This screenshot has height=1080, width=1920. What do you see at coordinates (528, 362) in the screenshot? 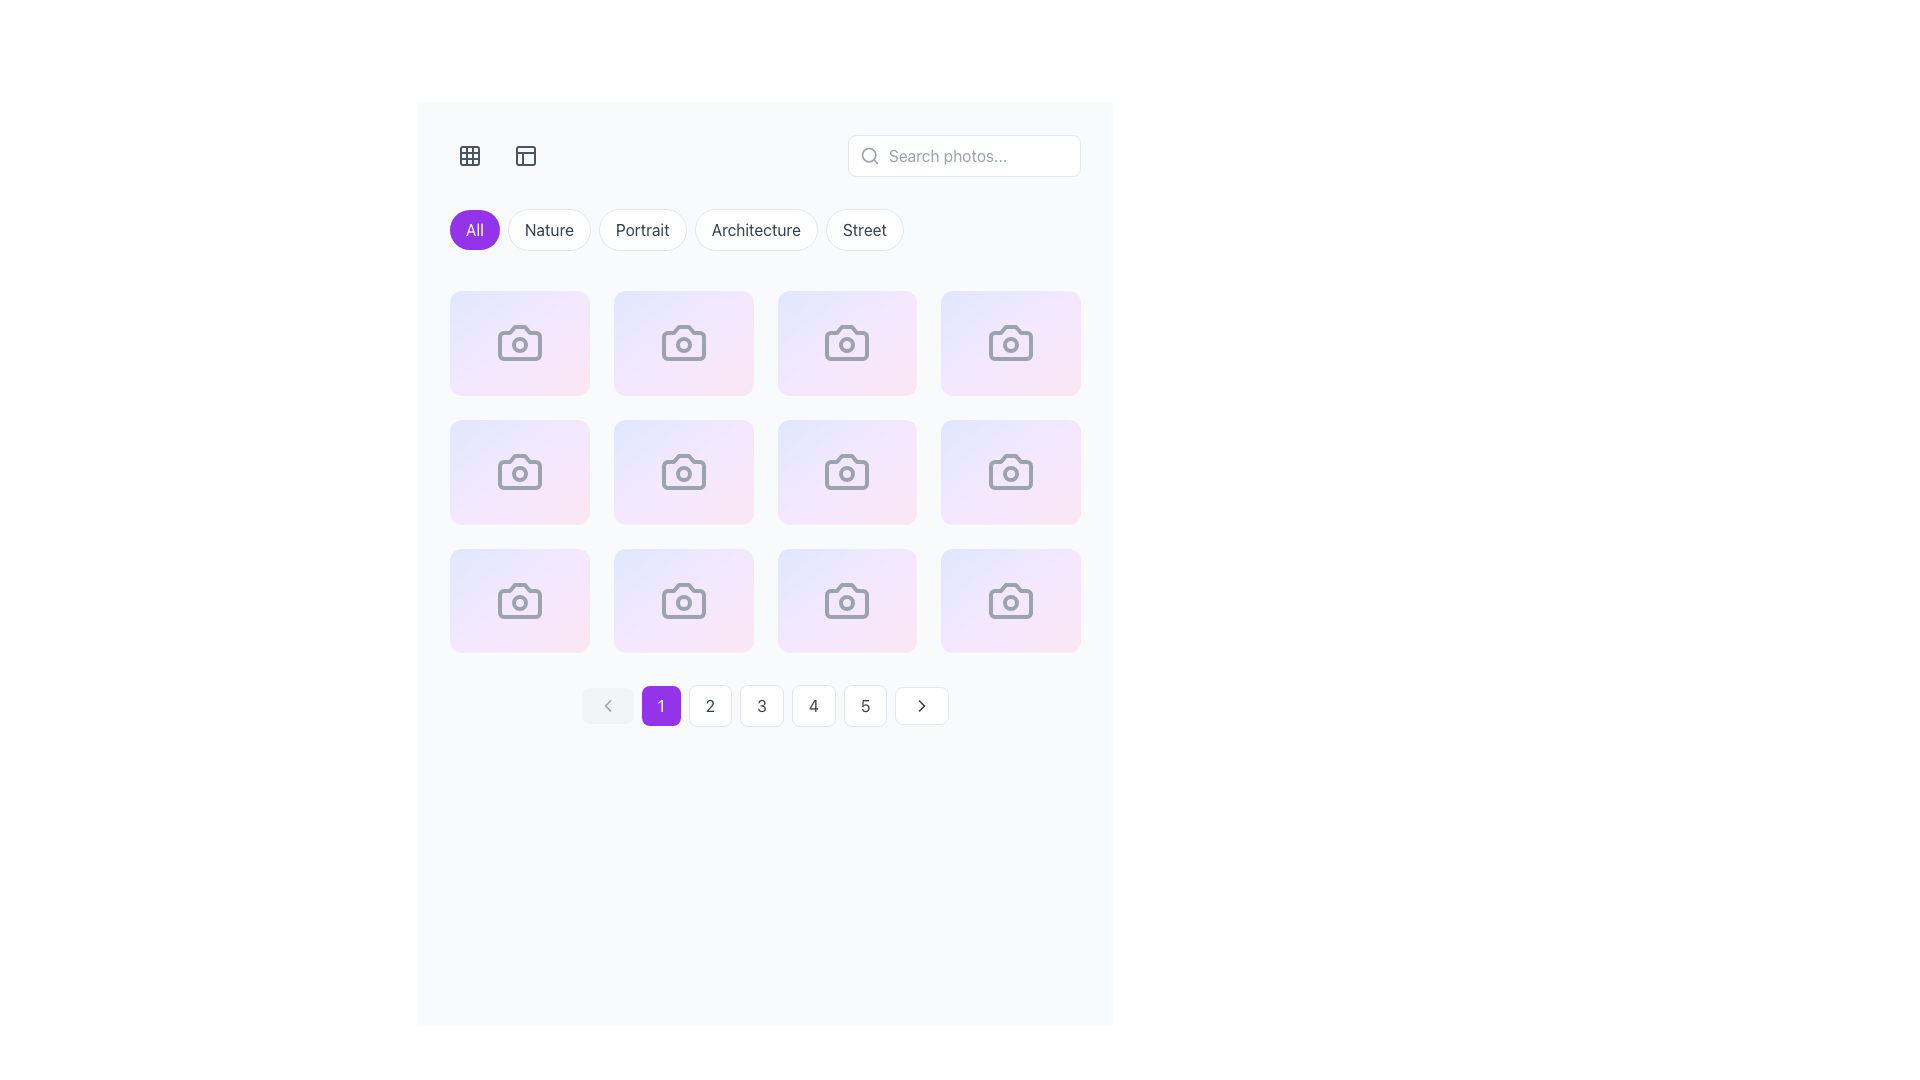
I see `the circular button with a hollow circle icon and connecting lines` at bounding box center [528, 362].